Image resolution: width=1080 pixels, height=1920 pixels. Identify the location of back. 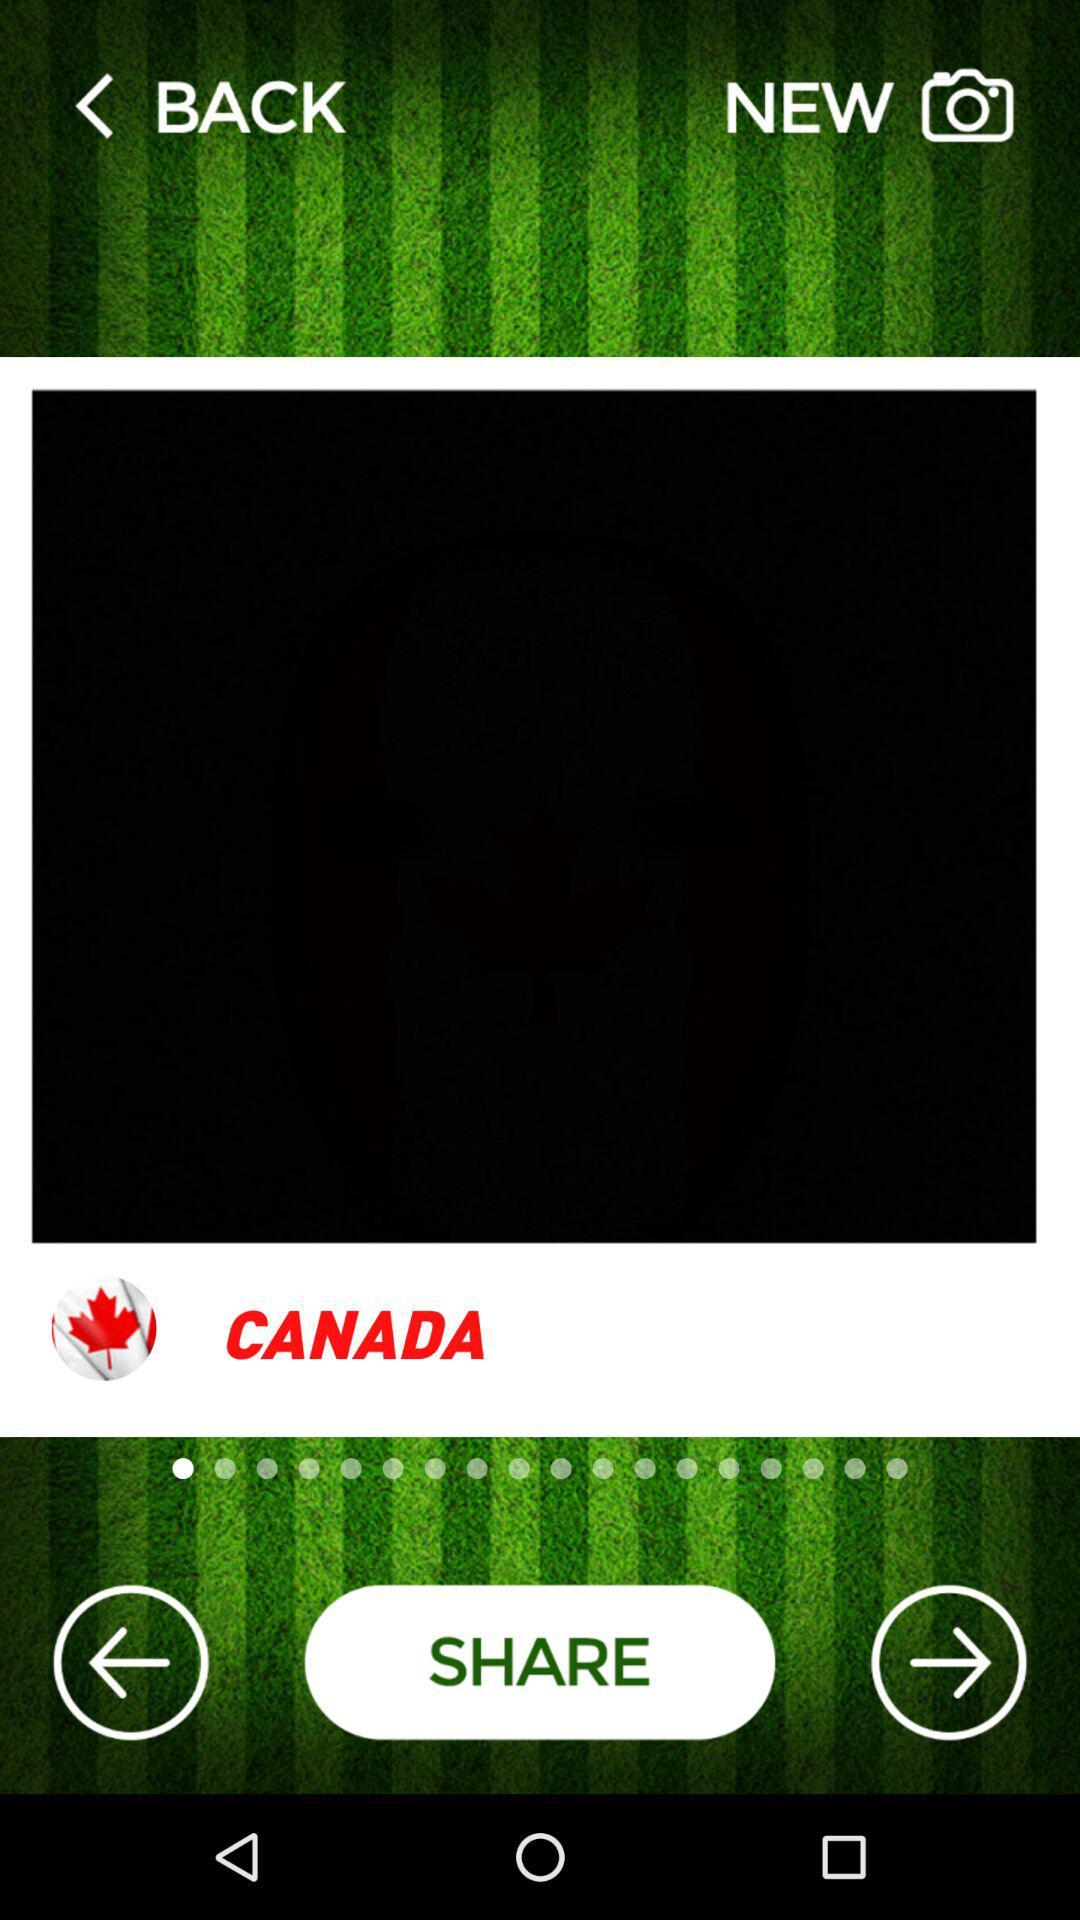
(209, 104).